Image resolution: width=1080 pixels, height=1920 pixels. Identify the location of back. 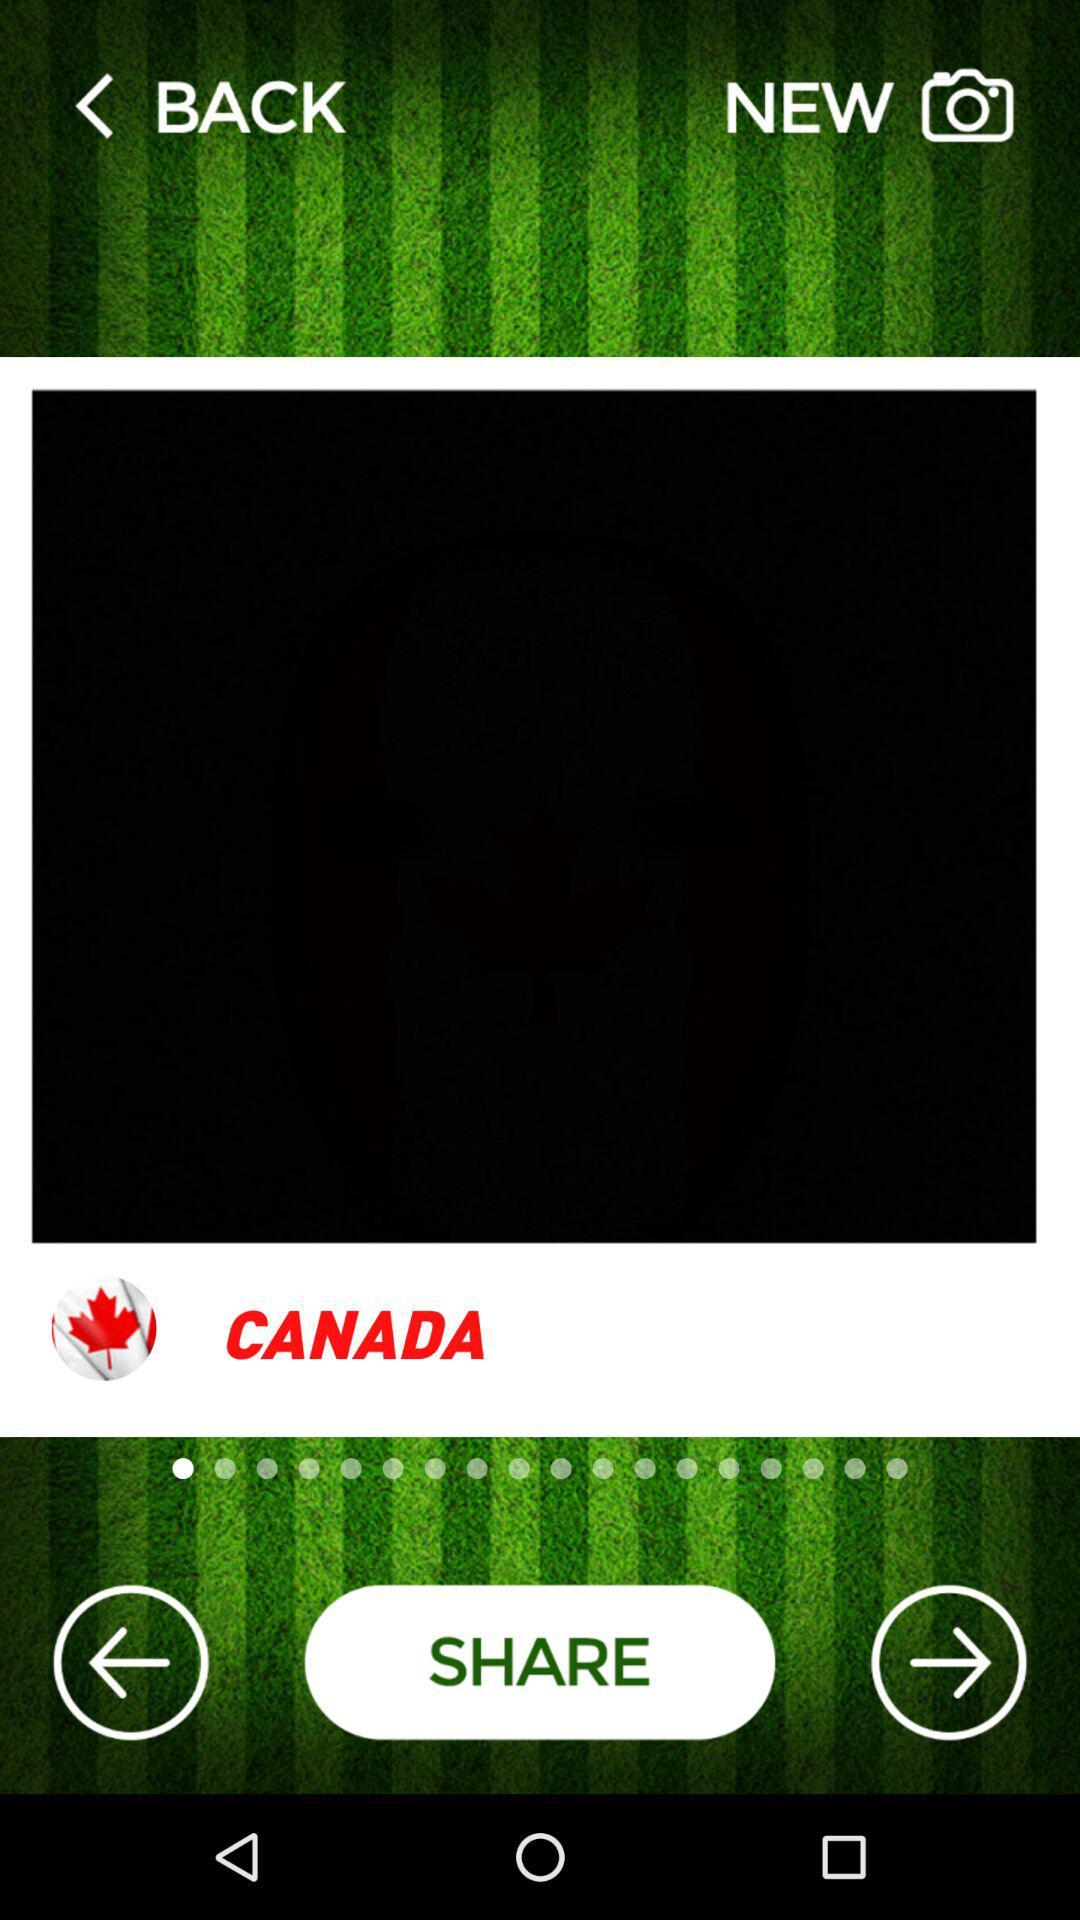
(209, 104).